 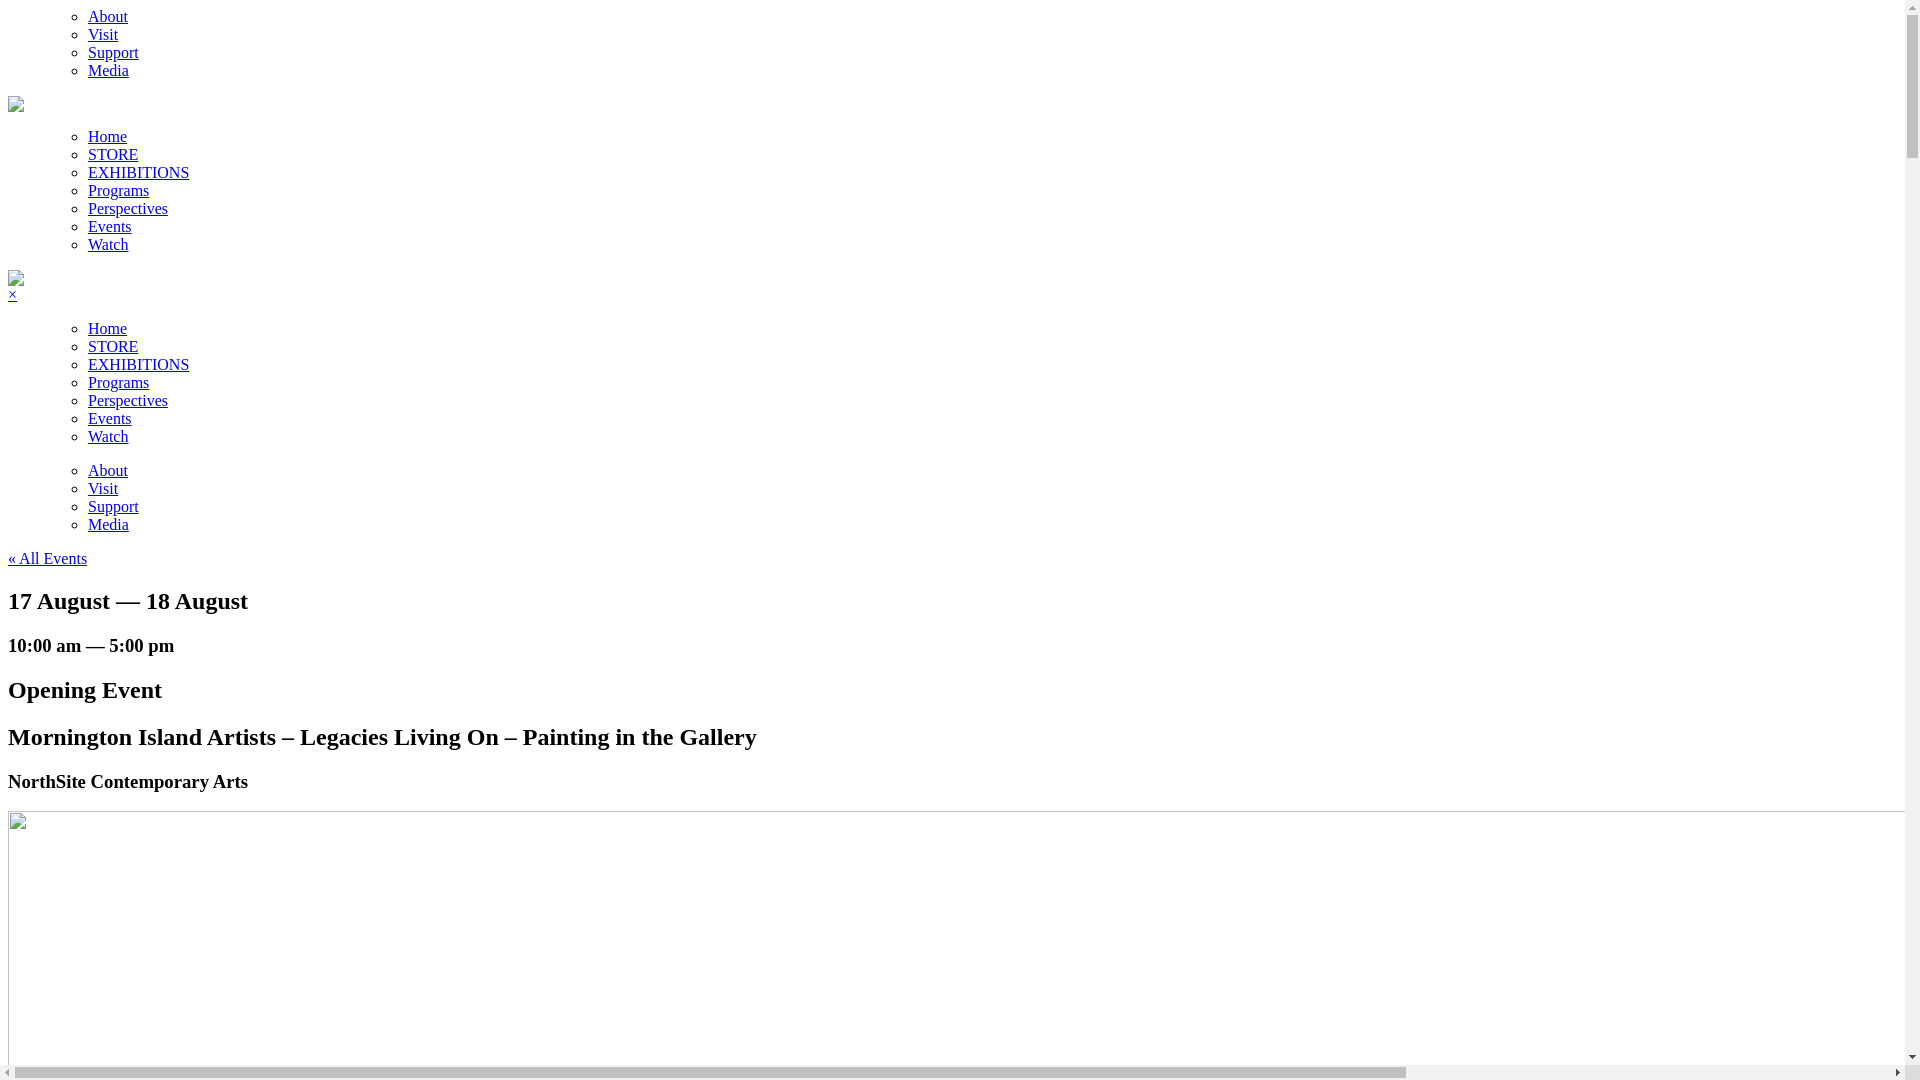 I want to click on 'Watch', so click(x=106, y=435).